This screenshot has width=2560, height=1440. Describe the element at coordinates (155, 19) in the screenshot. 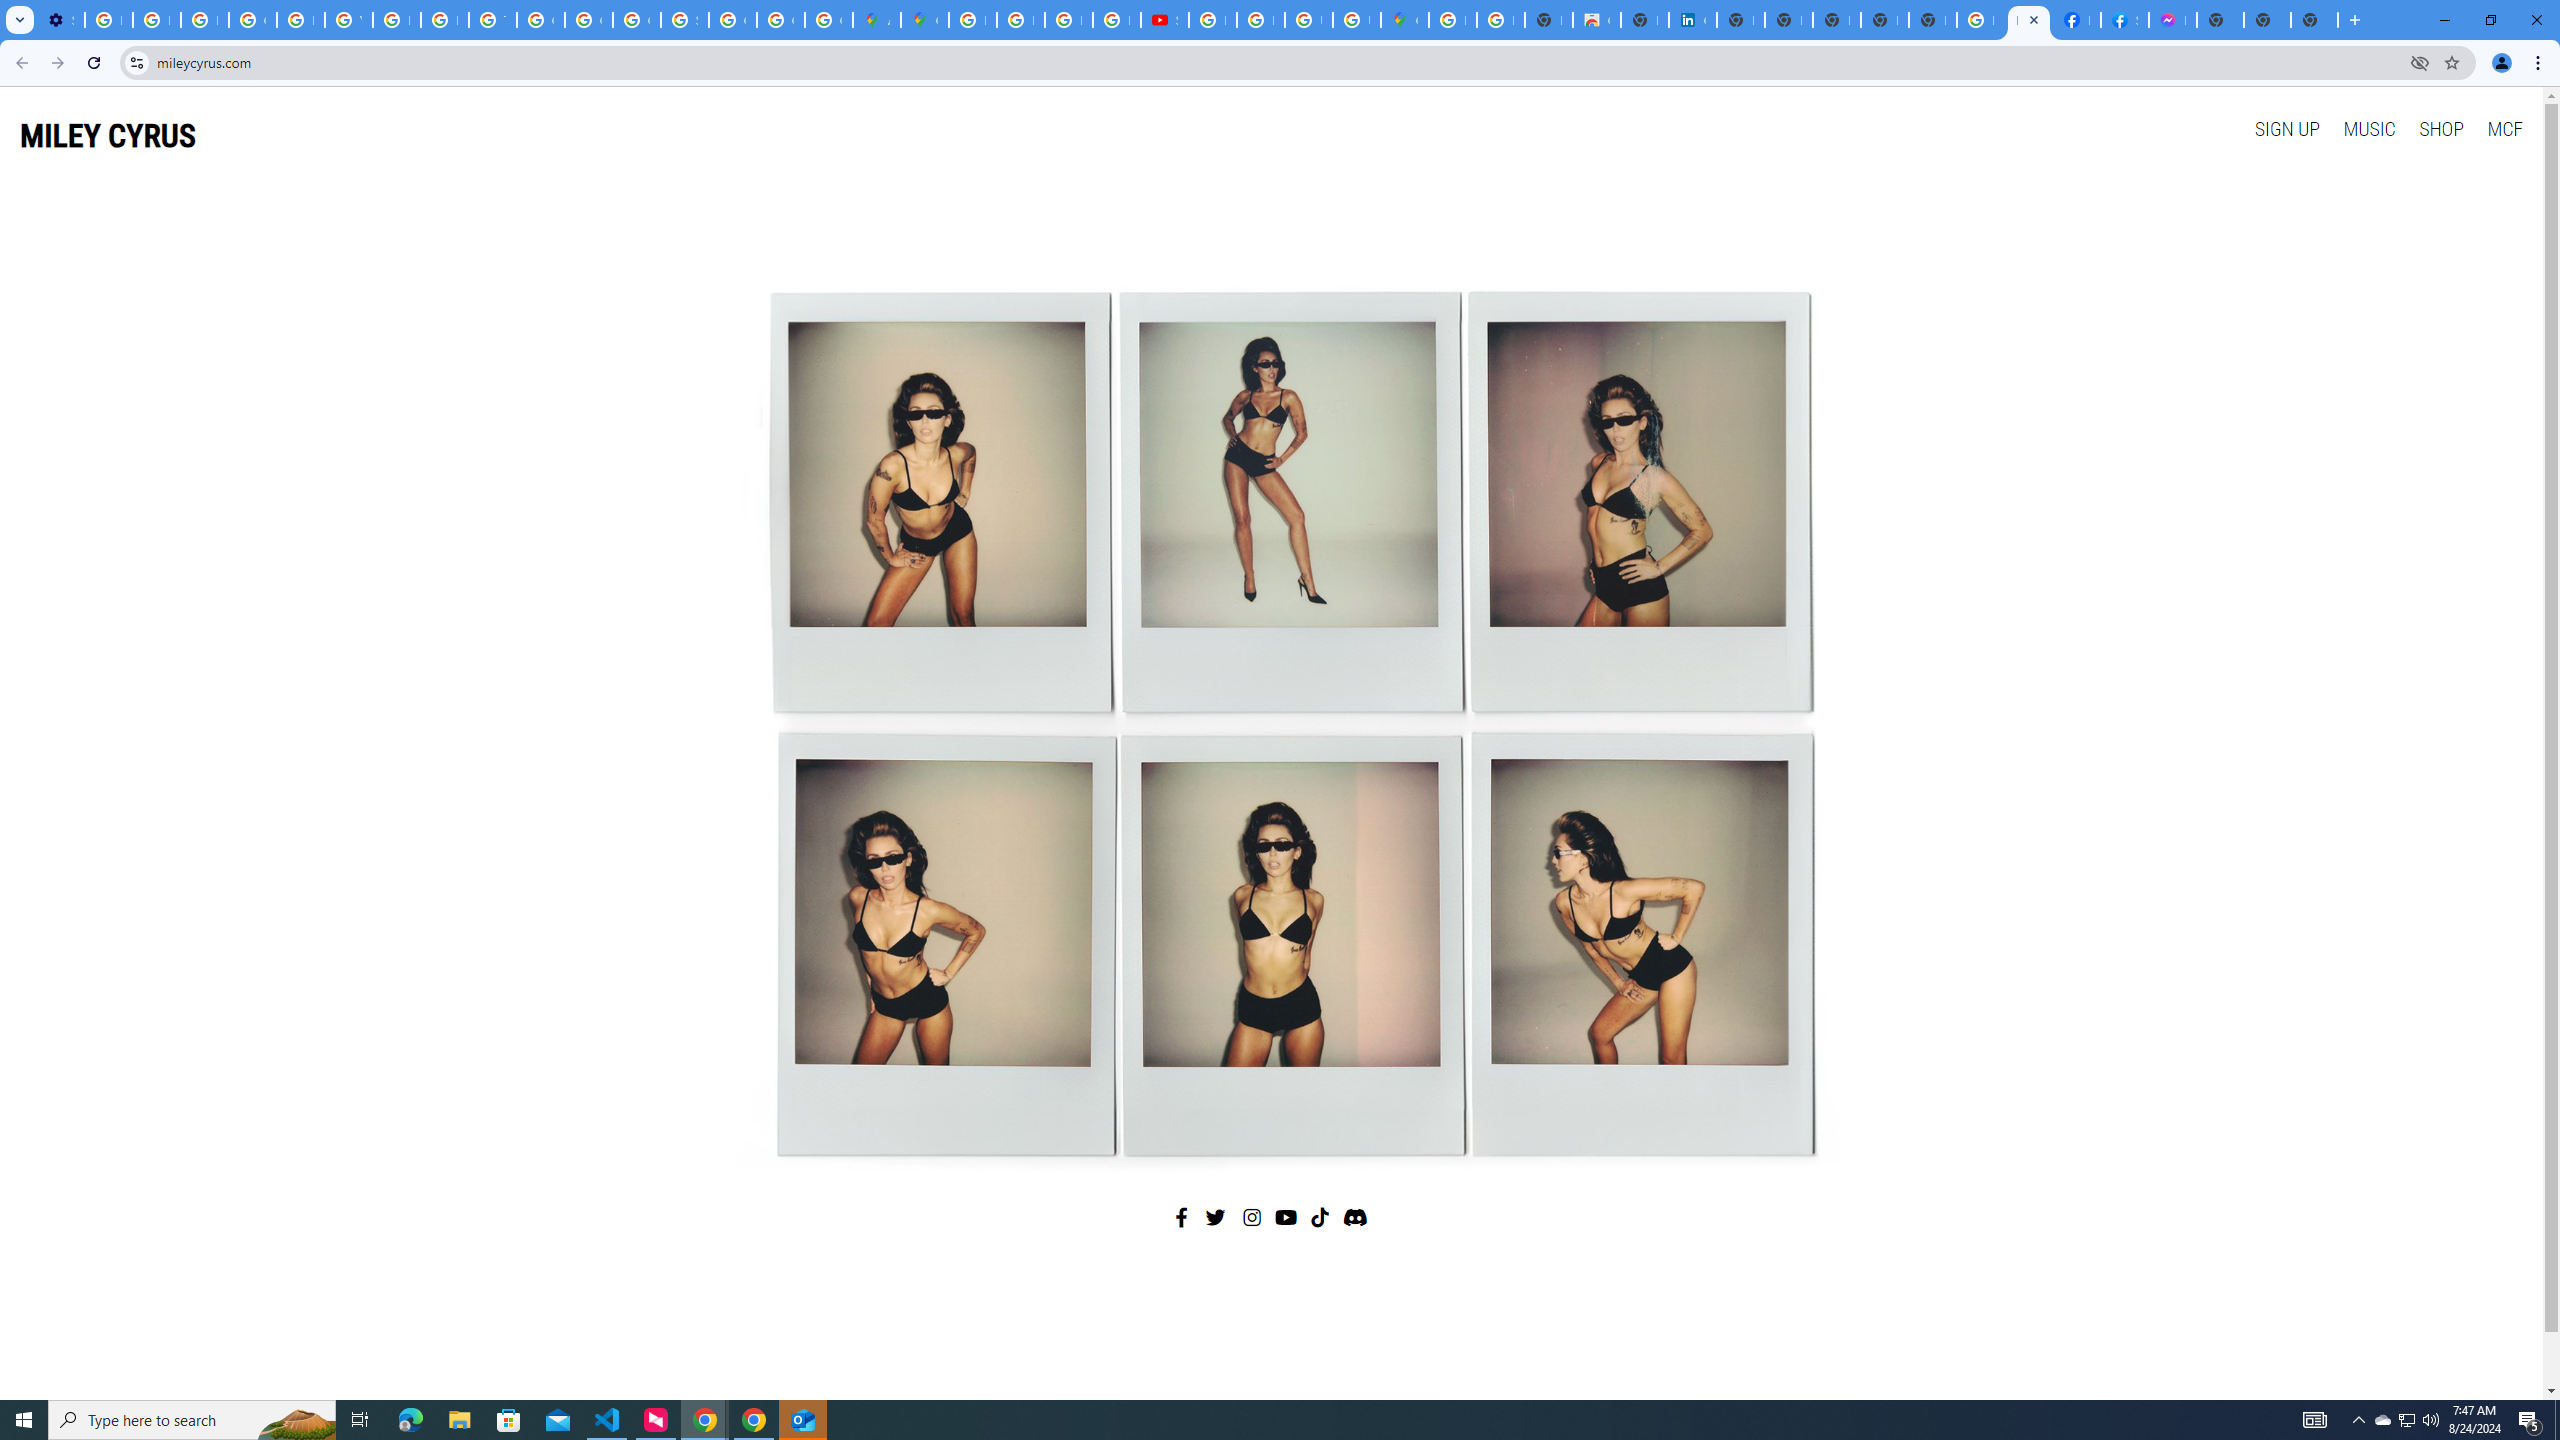

I see `'Learn how to find your photos - Google Photos Help'` at that location.